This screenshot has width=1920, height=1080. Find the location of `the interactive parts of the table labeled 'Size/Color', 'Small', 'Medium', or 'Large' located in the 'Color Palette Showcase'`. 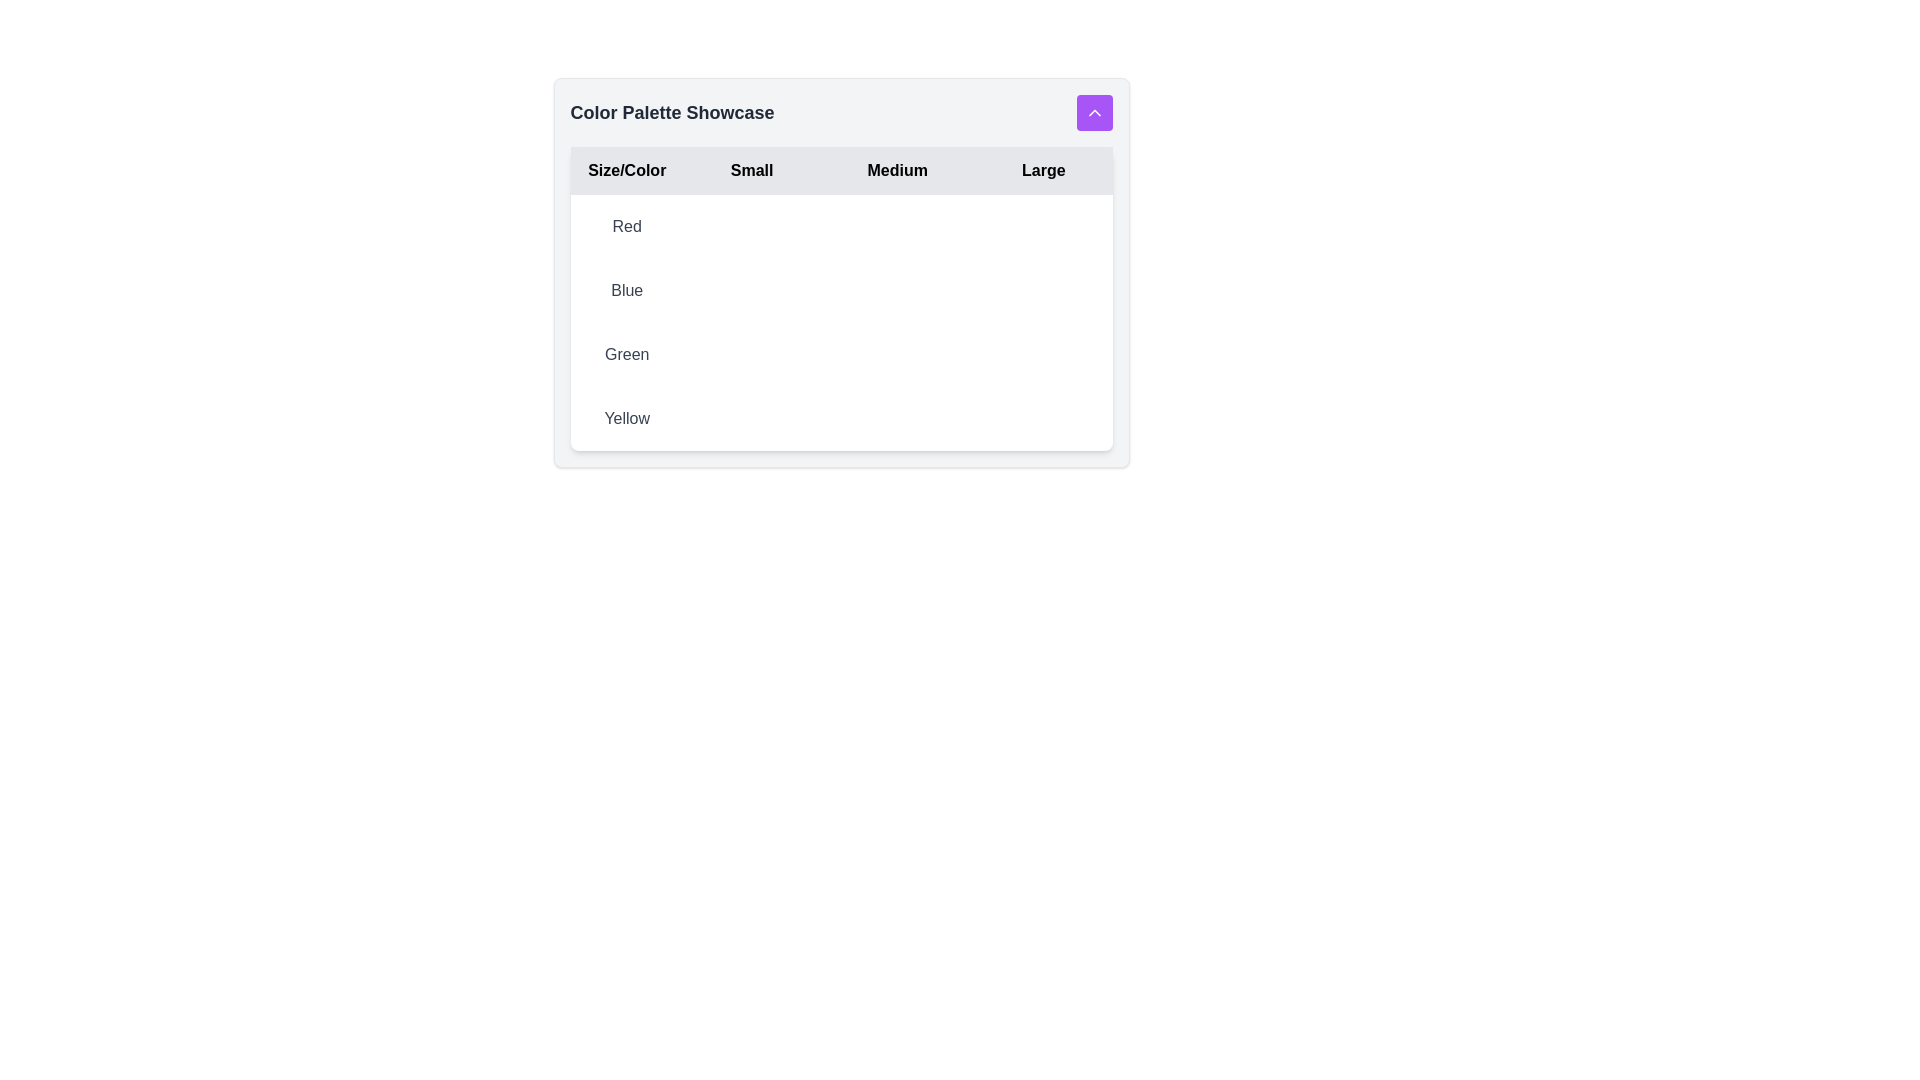

the interactive parts of the table labeled 'Size/Color', 'Small', 'Medium', or 'Large' located in the 'Color Palette Showcase' is located at coordinates (841, 299).